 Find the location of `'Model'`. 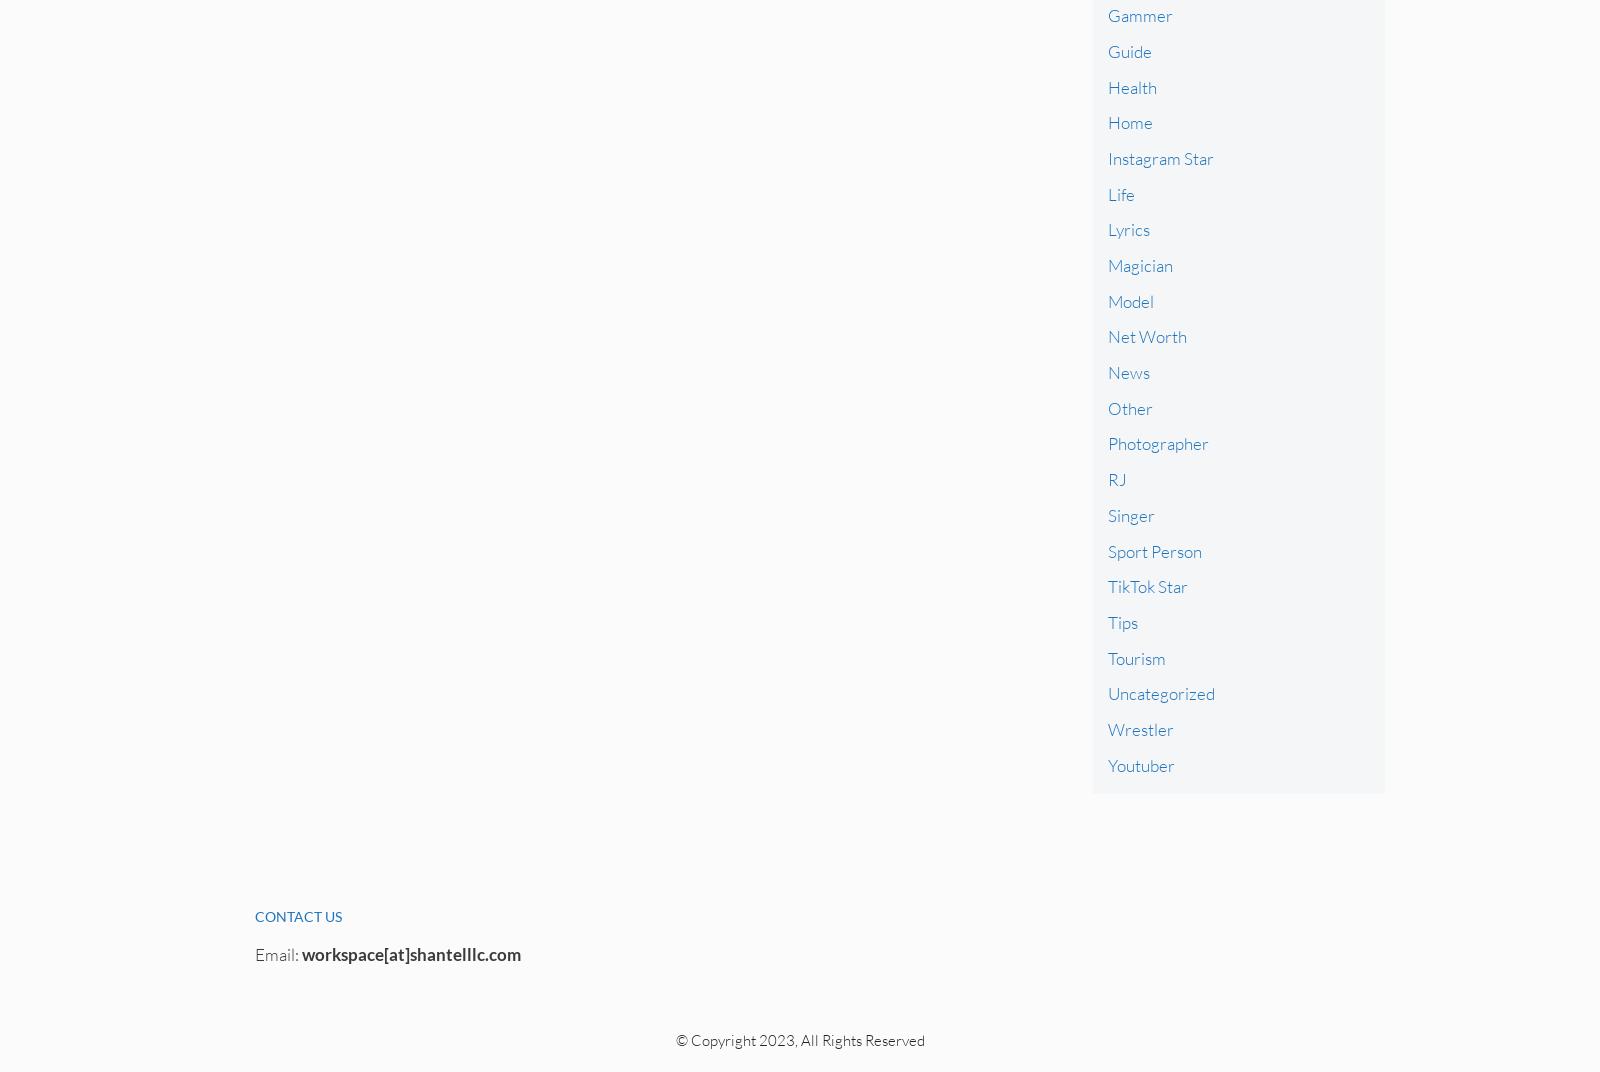

'Model' is located at coordinates (1130, 299).